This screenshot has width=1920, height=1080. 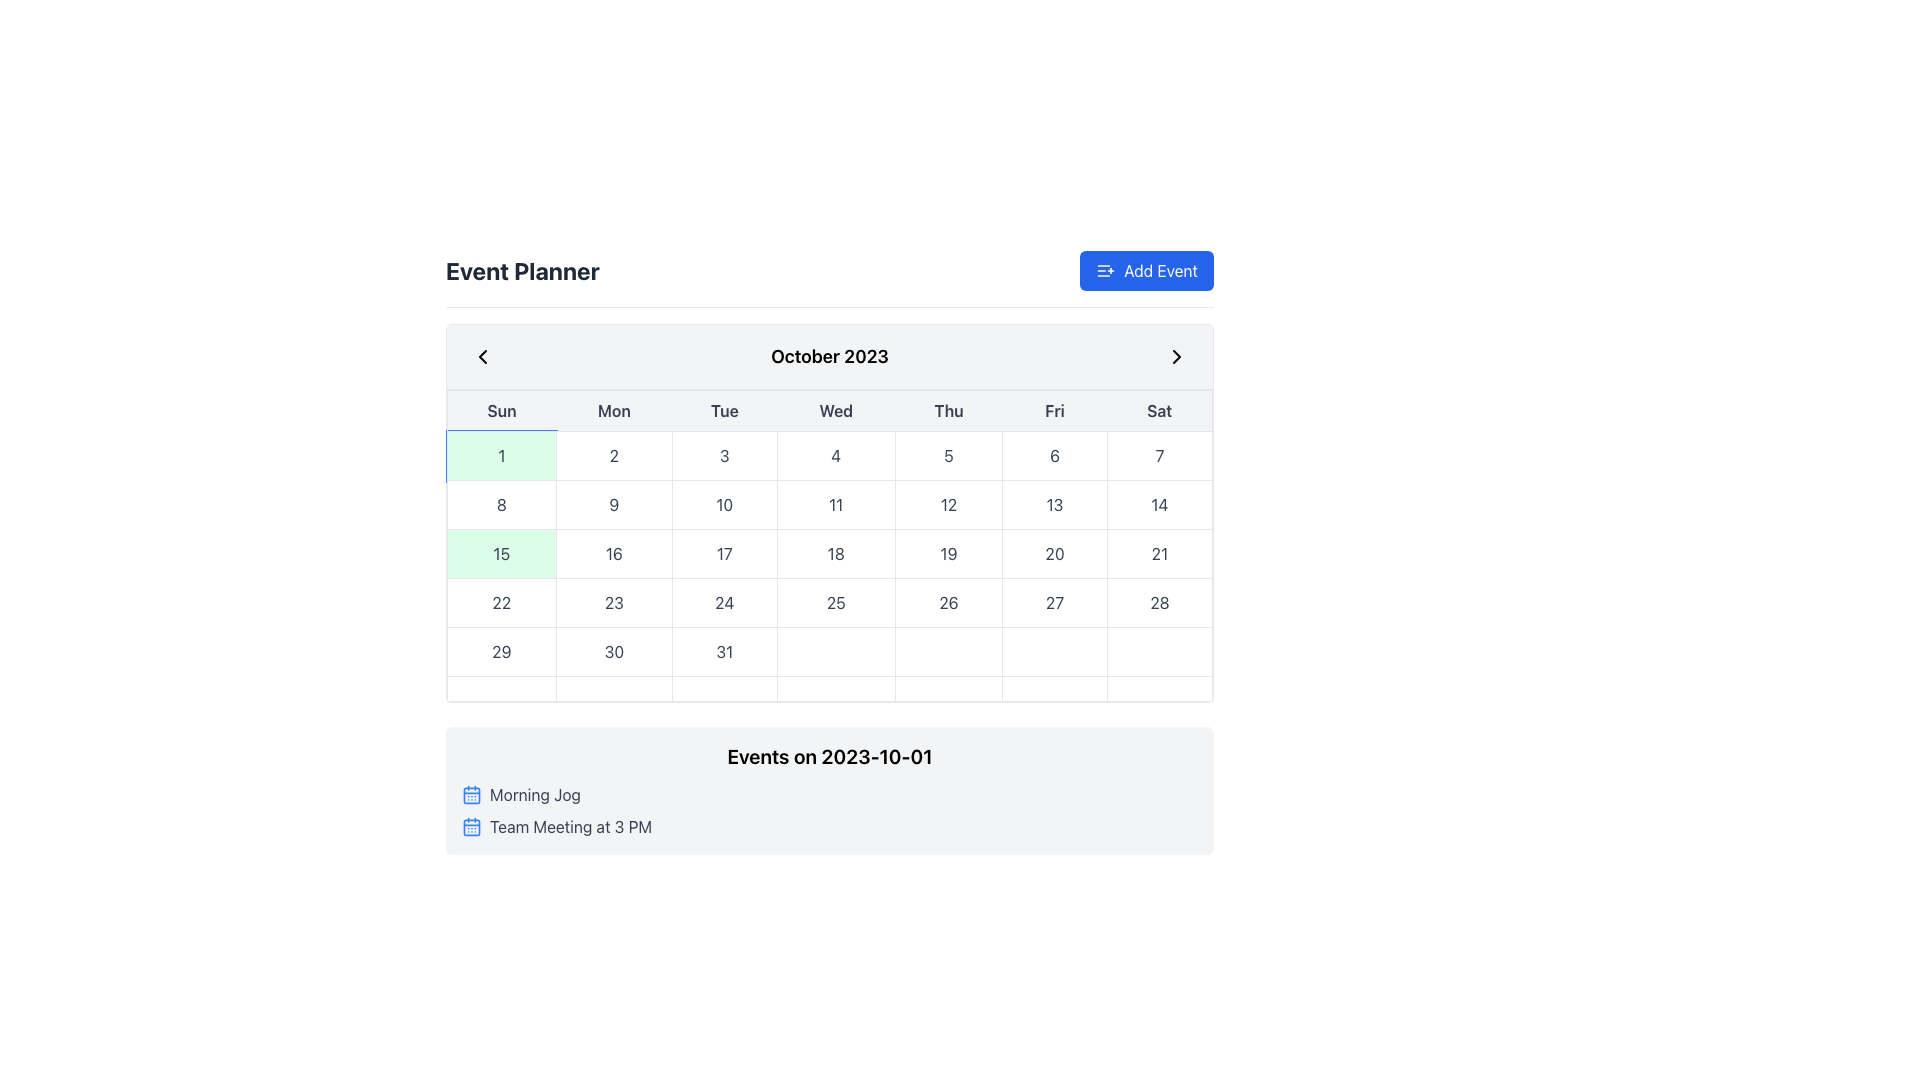 I want to click on the specific date in the main calendar view, which is centrally located on the page below the 'Event Planner' title, so click(x=830, y=512).